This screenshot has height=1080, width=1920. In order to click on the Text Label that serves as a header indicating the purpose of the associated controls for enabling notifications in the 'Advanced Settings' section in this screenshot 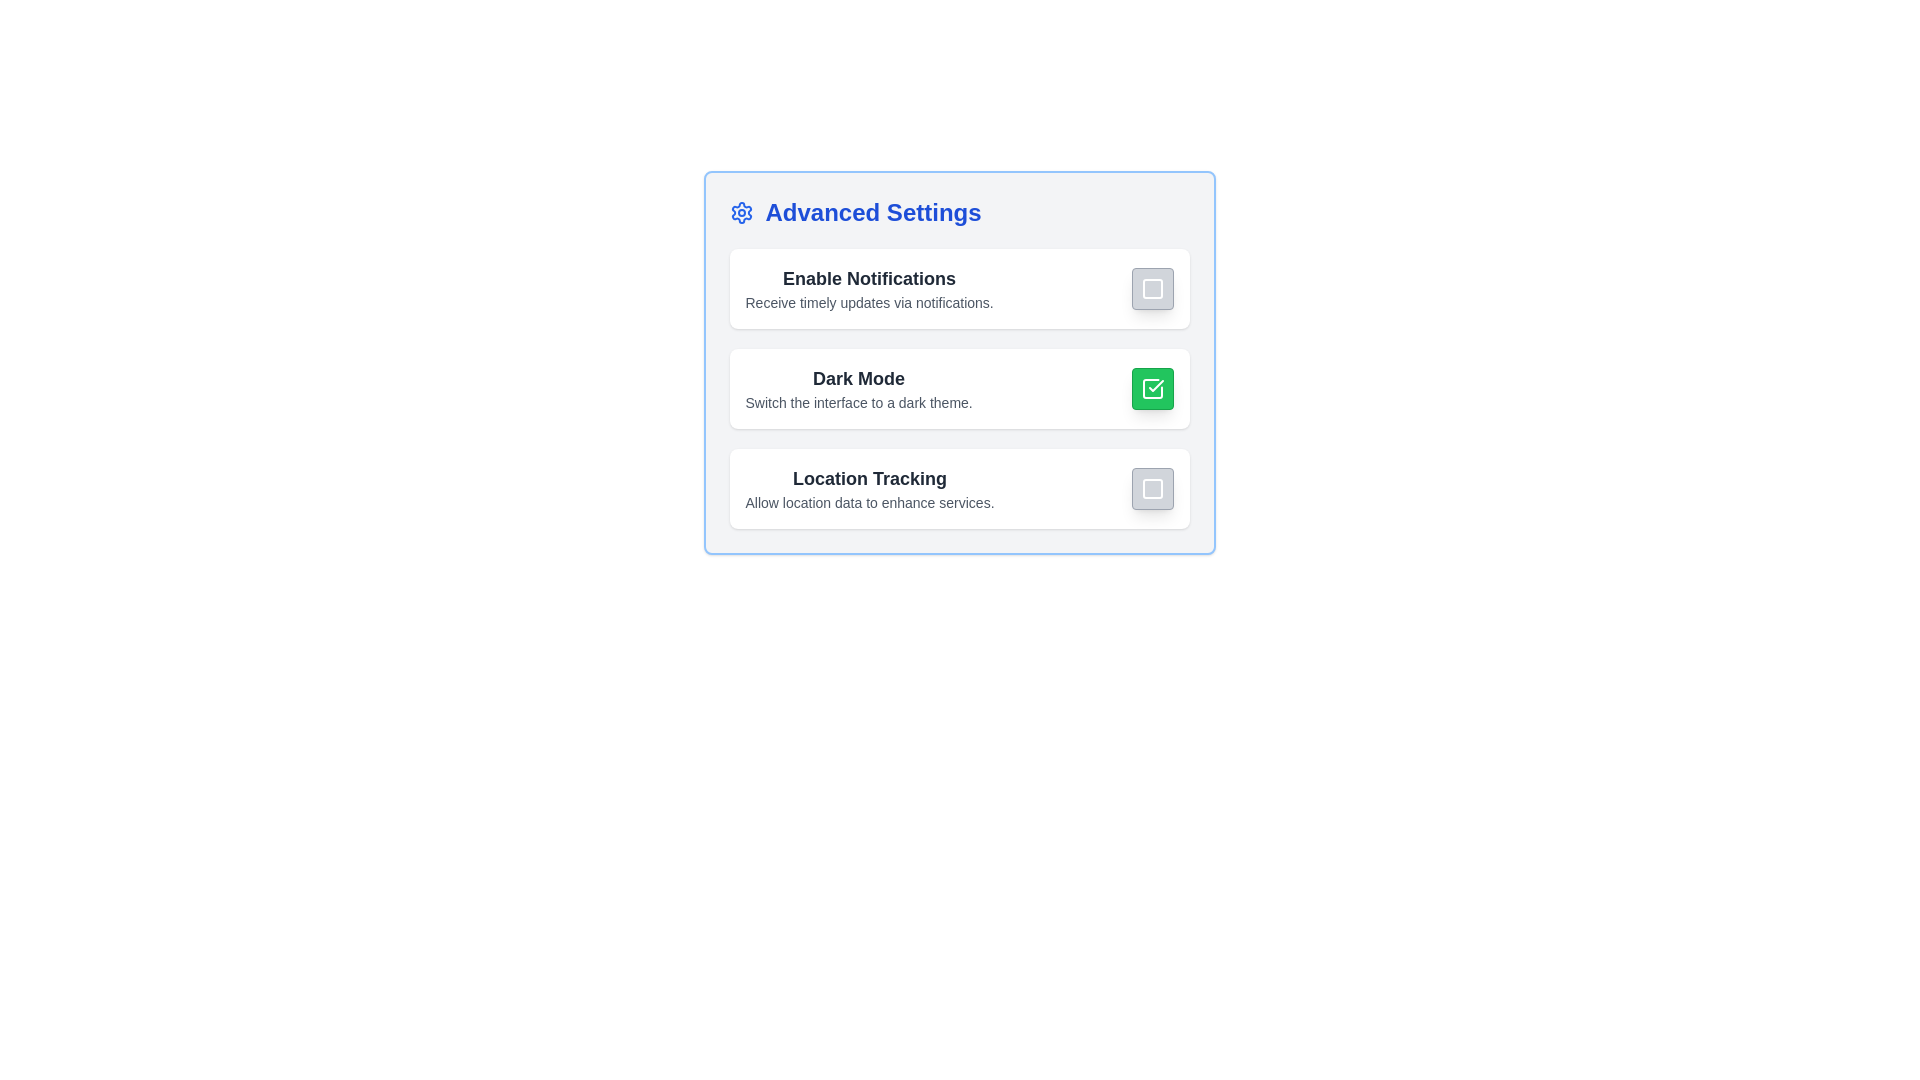, I will do `click(869, 278)`.